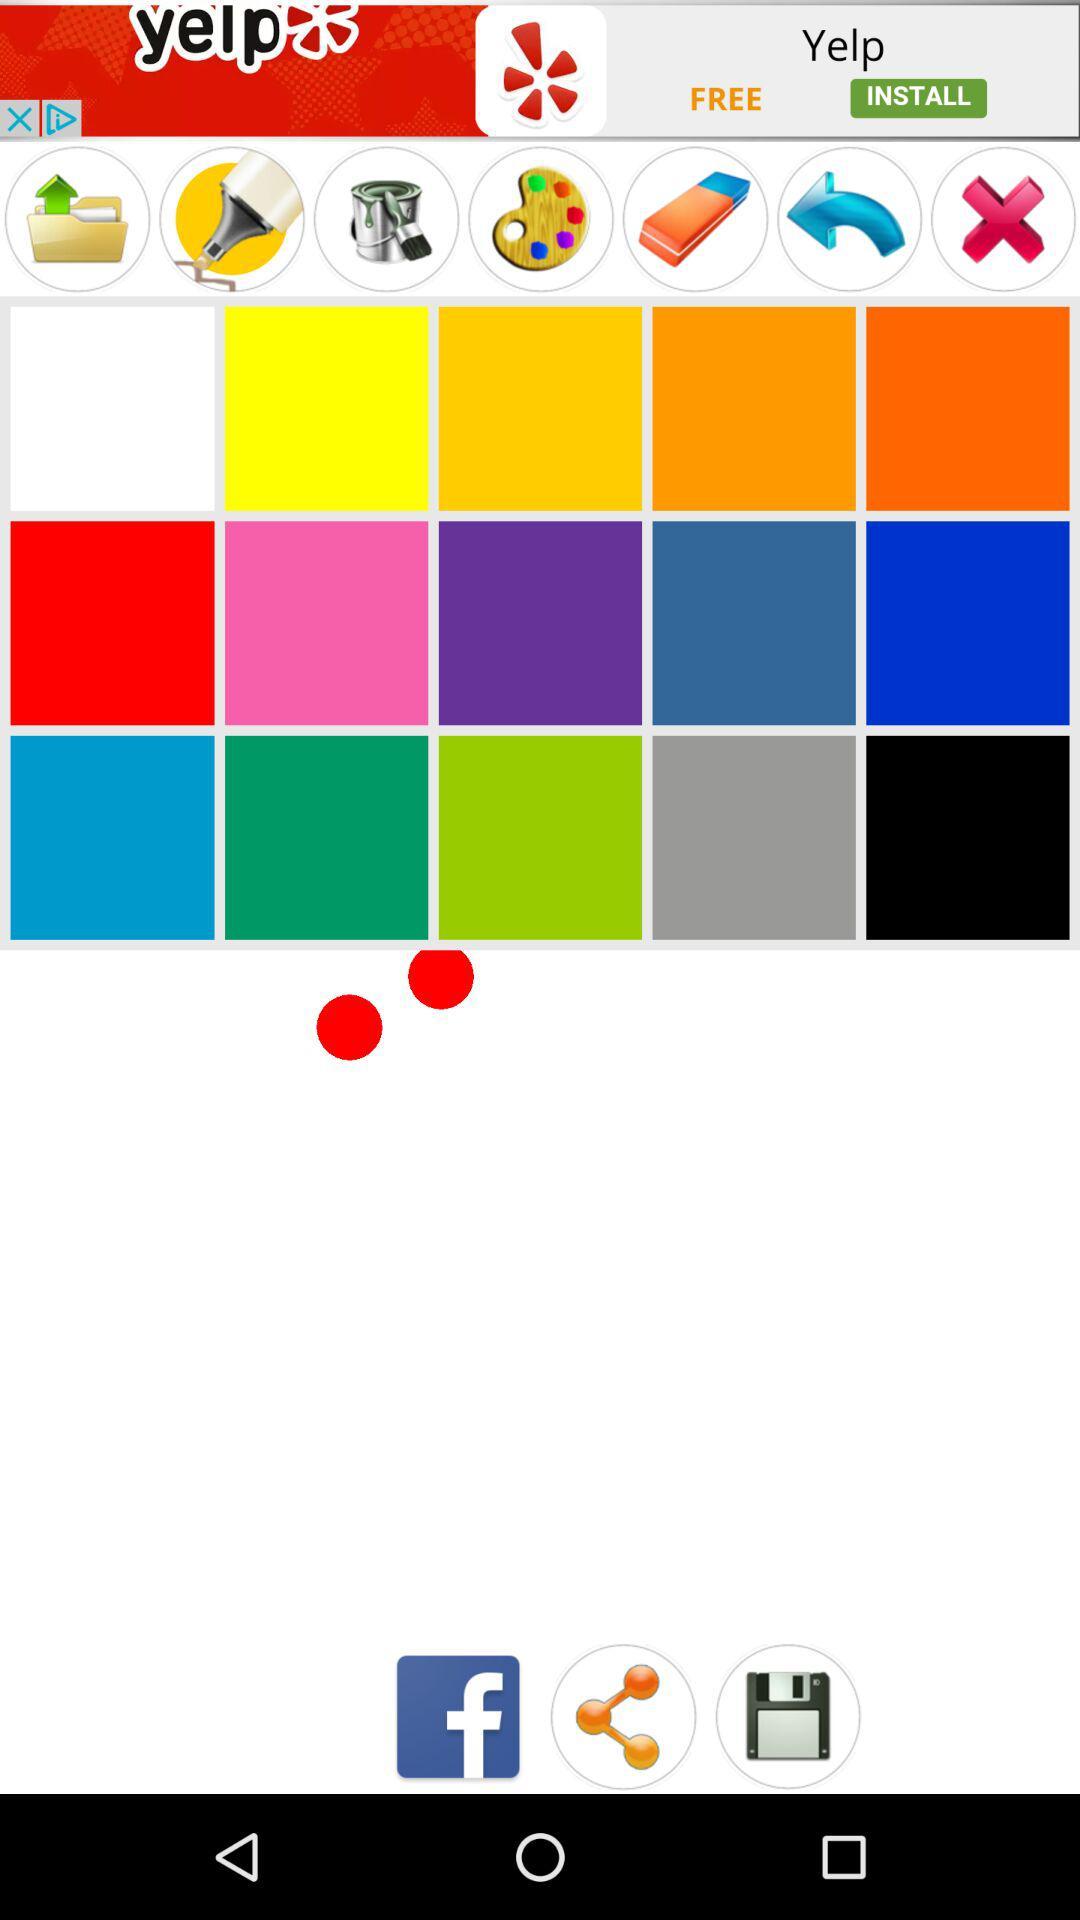 Image resolution: width=1080 pixels, height=1920 pixels. I want to click on color, so click(754, 622).